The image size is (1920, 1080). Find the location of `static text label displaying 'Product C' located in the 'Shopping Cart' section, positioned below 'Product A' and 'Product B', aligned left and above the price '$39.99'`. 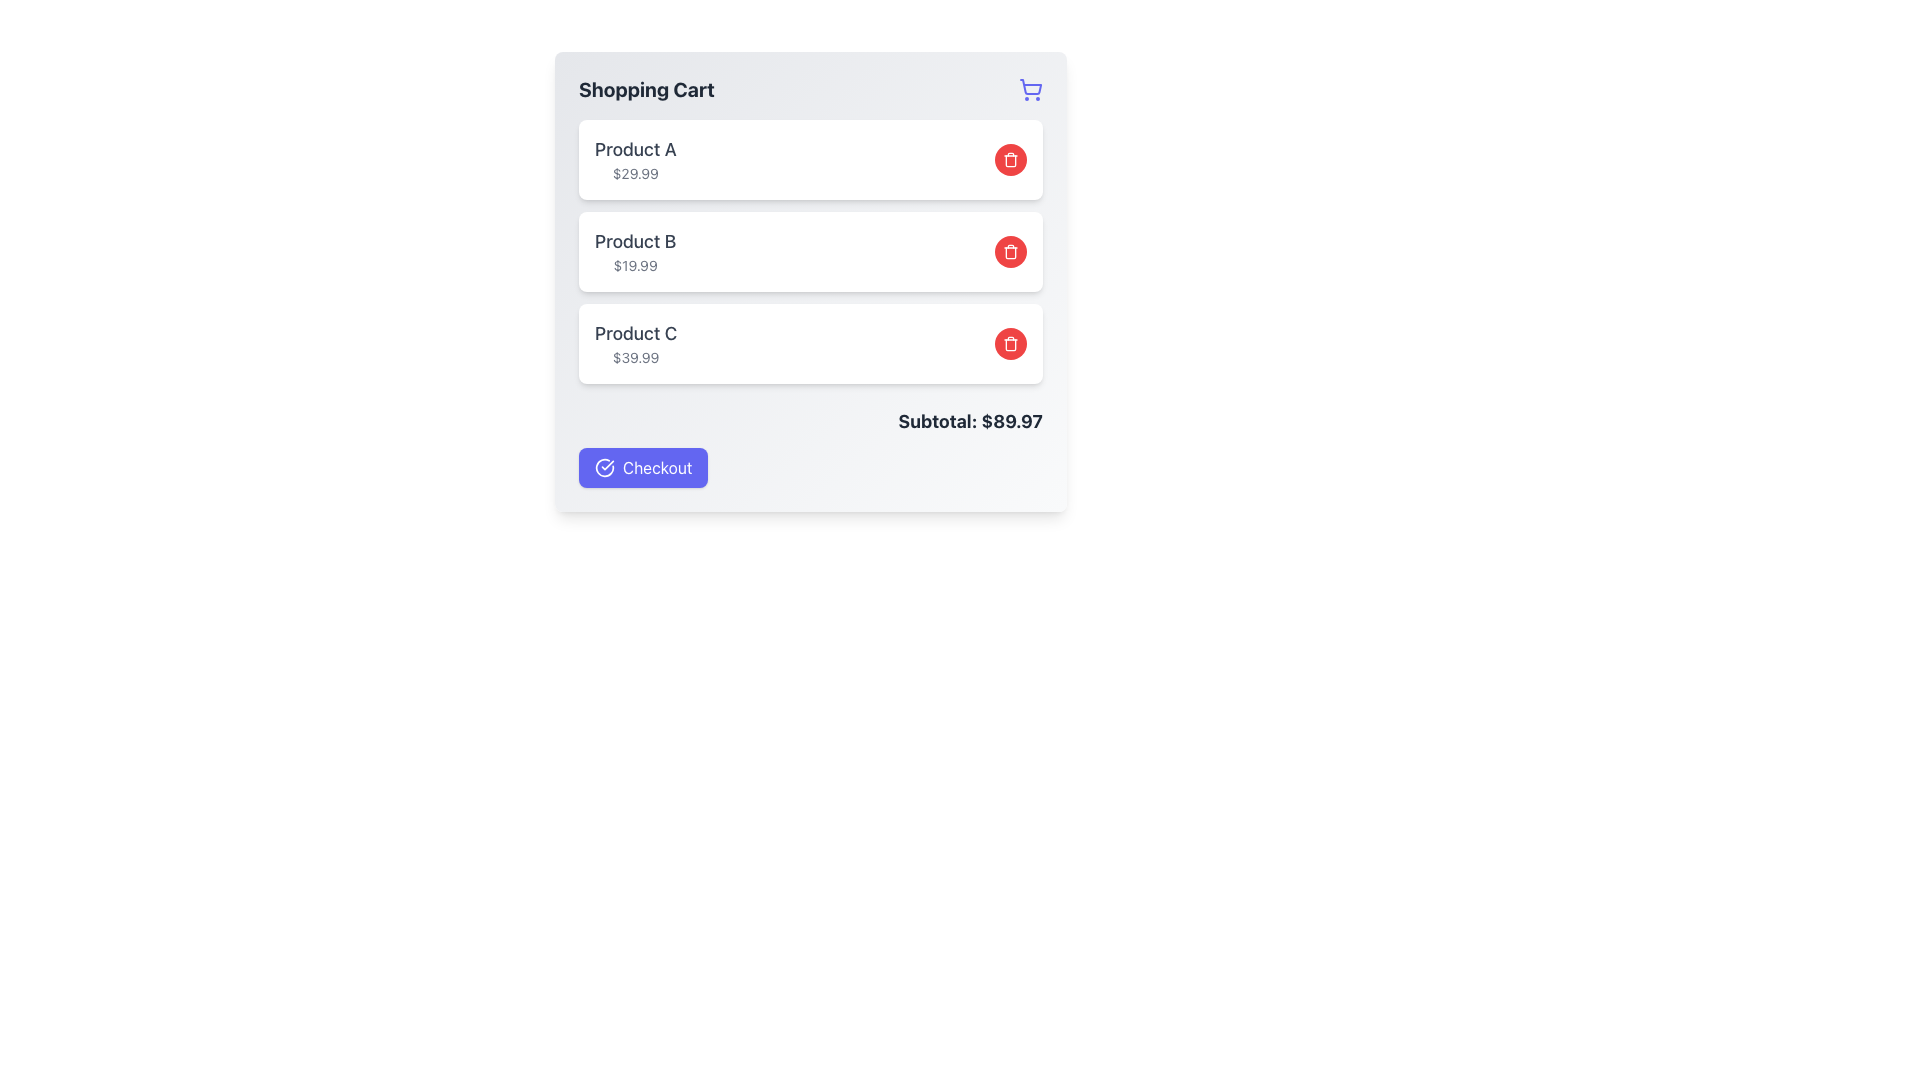

static text label displaying 'Product C' located in the 'Shopping Cart' section, positioned below 'Product A' and 'Product B', aligned left and above the price '$39.99' is located at coordinates (635, 333).